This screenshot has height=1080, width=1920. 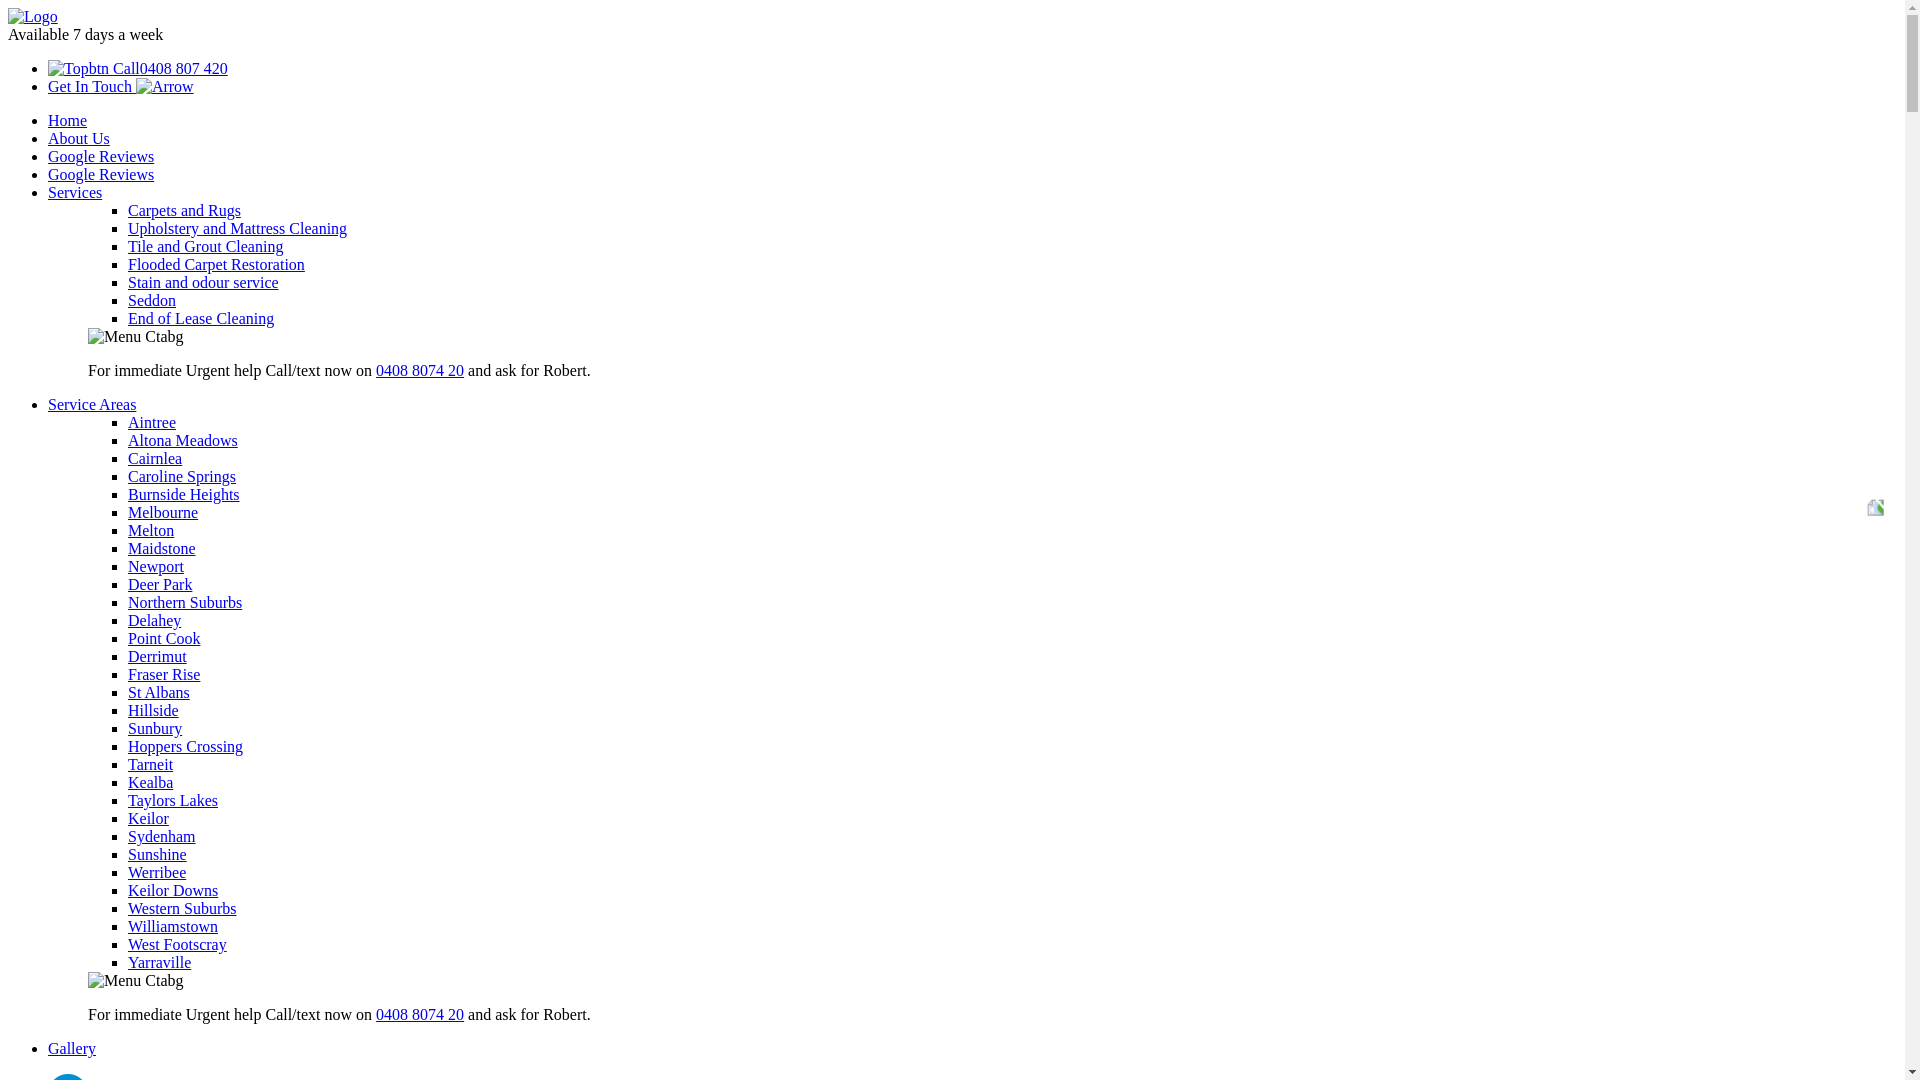 I want to click on 'Melbourne', so click(x=163, y=511).